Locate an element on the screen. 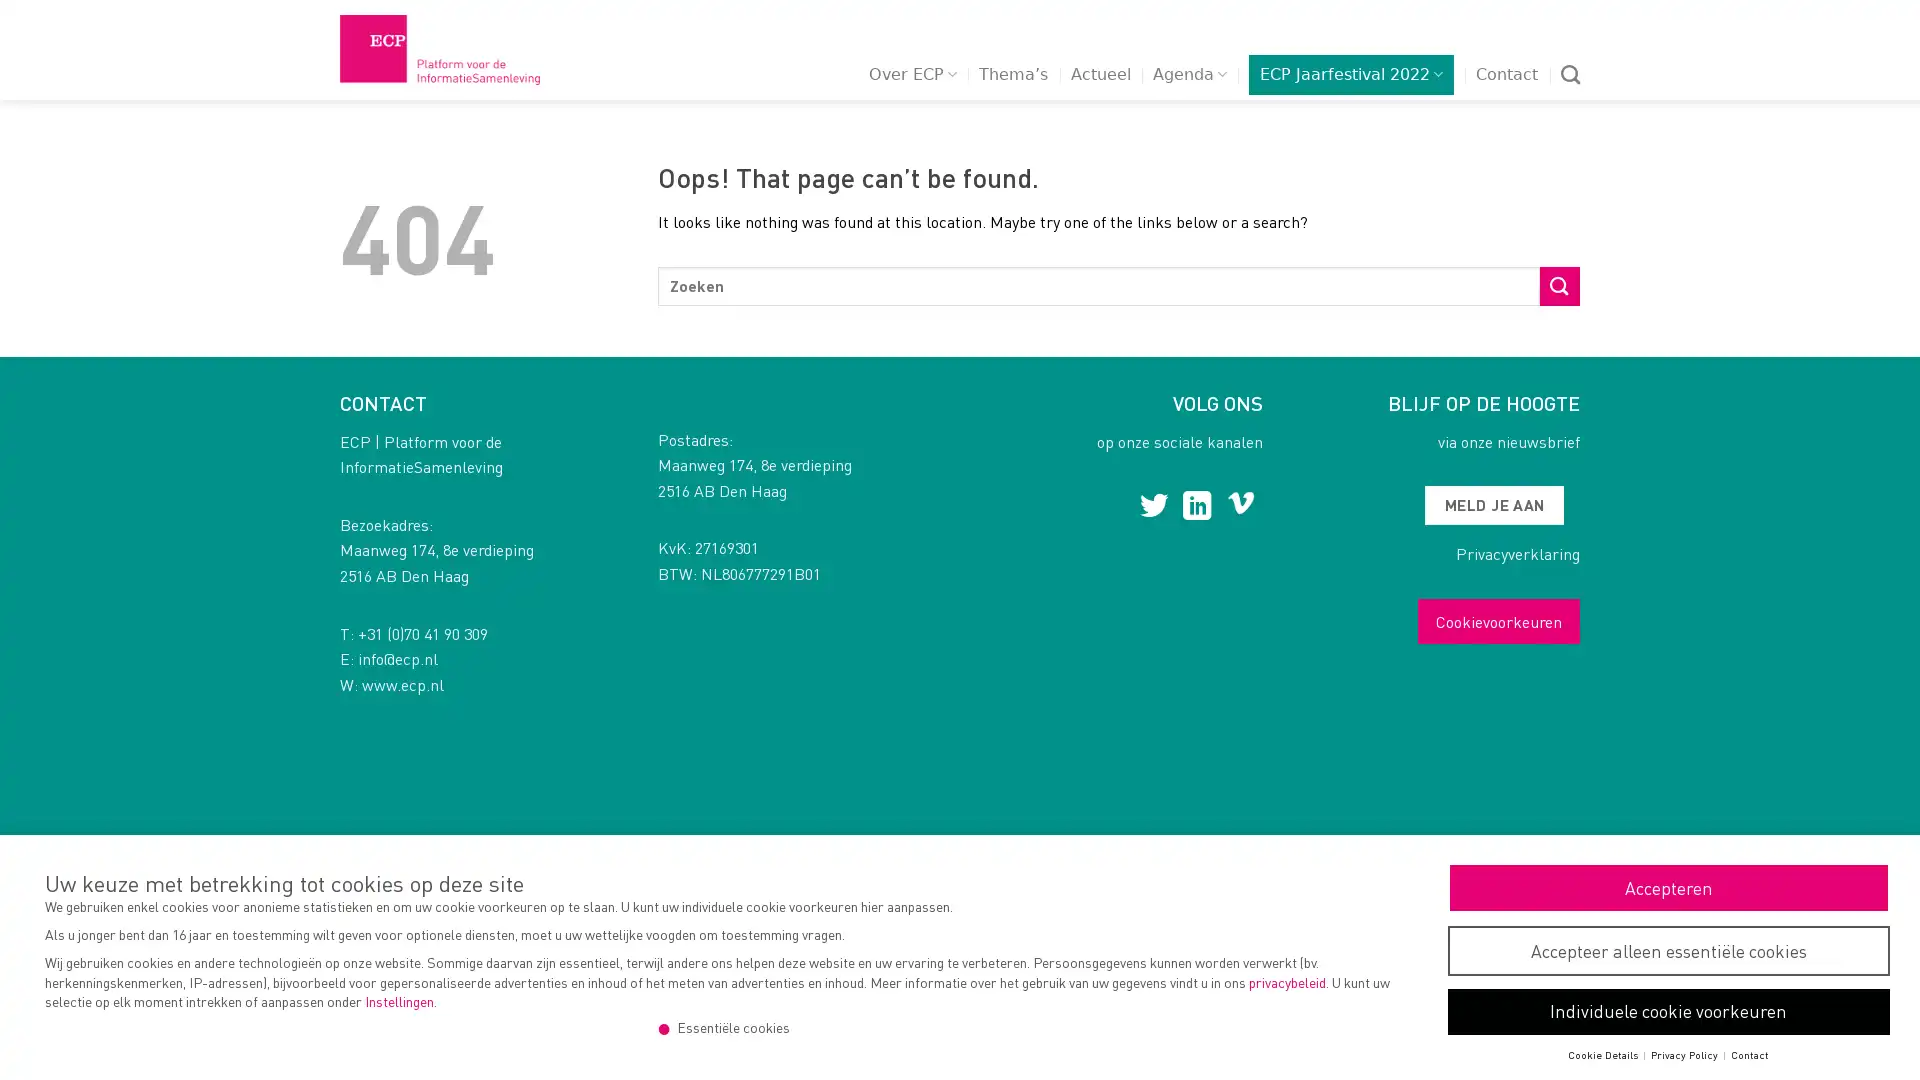  Accepteren is located at coordinates (1668, 886).